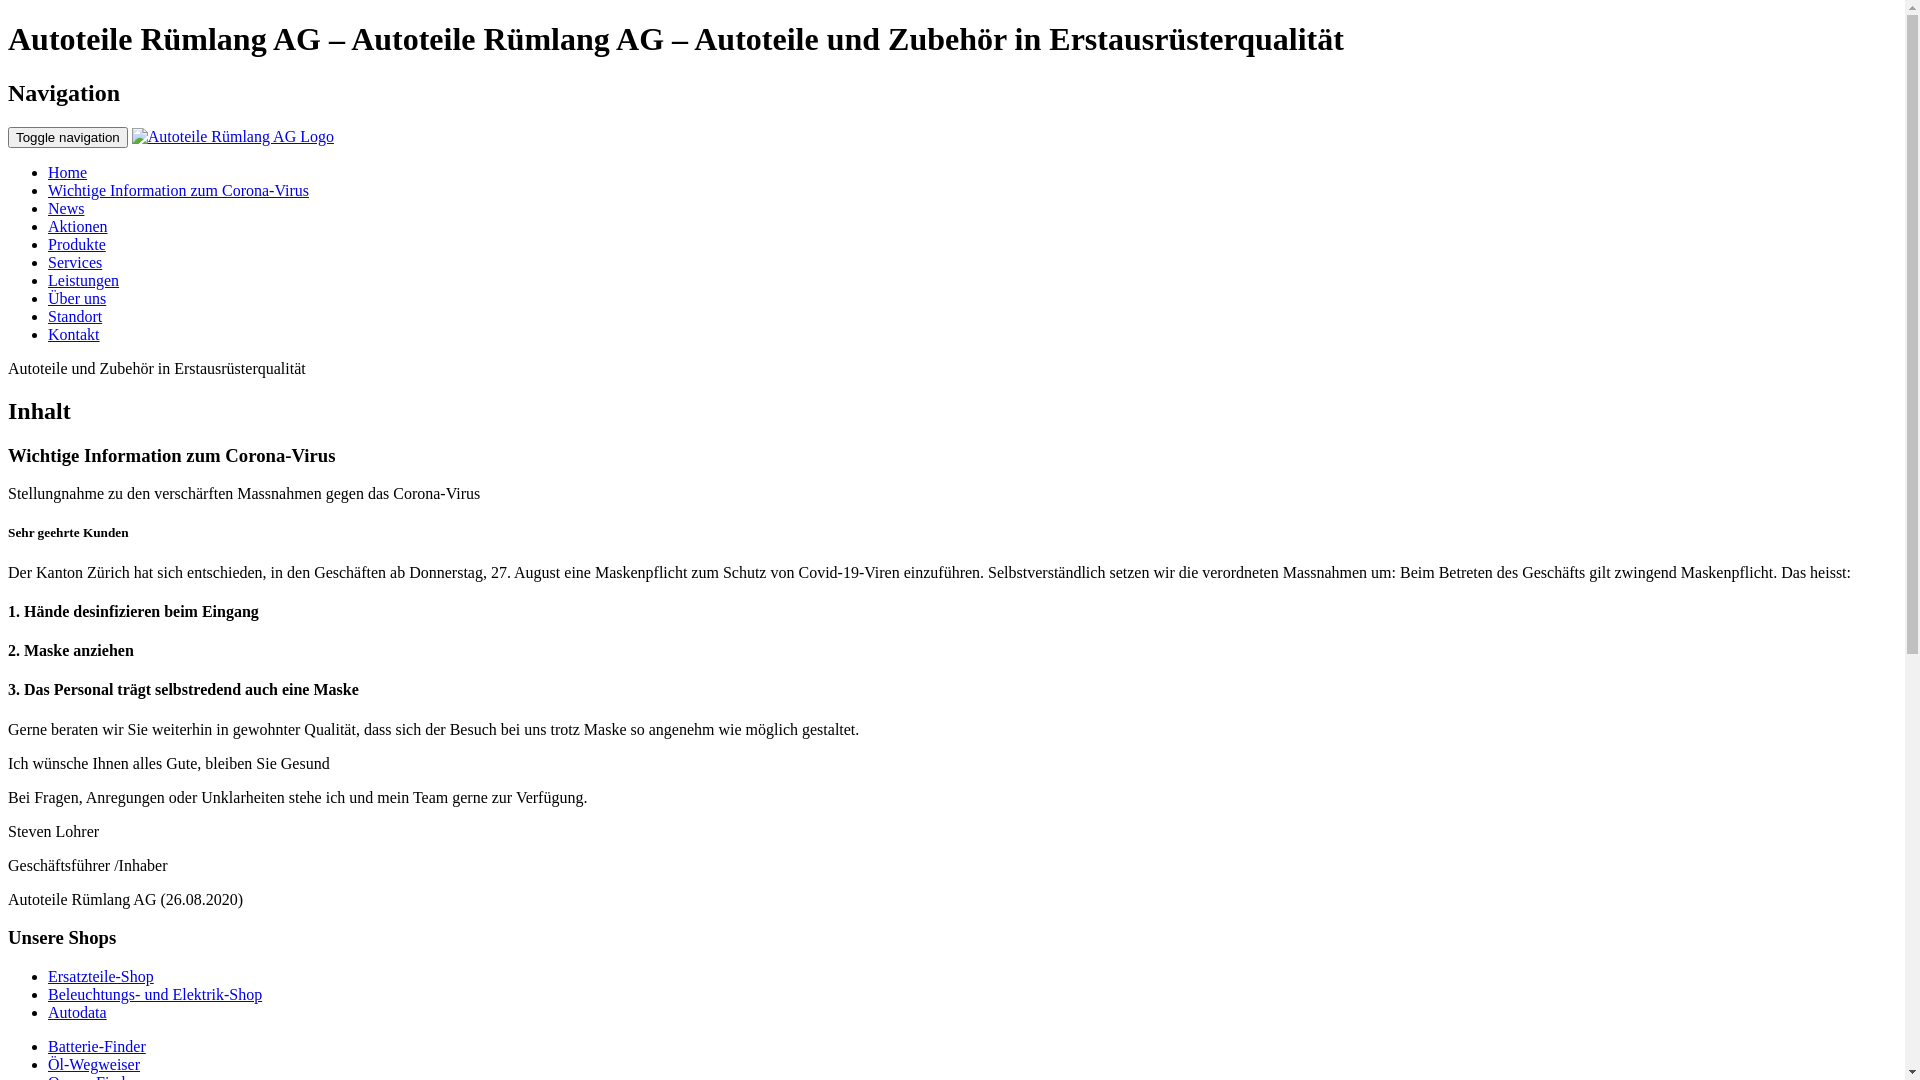 The image size is (1920, 1080). Describe the element at coordinates (178, 190) in the screenshot. I see `'Wichtige Information zum Corona-Virus'` at that location.